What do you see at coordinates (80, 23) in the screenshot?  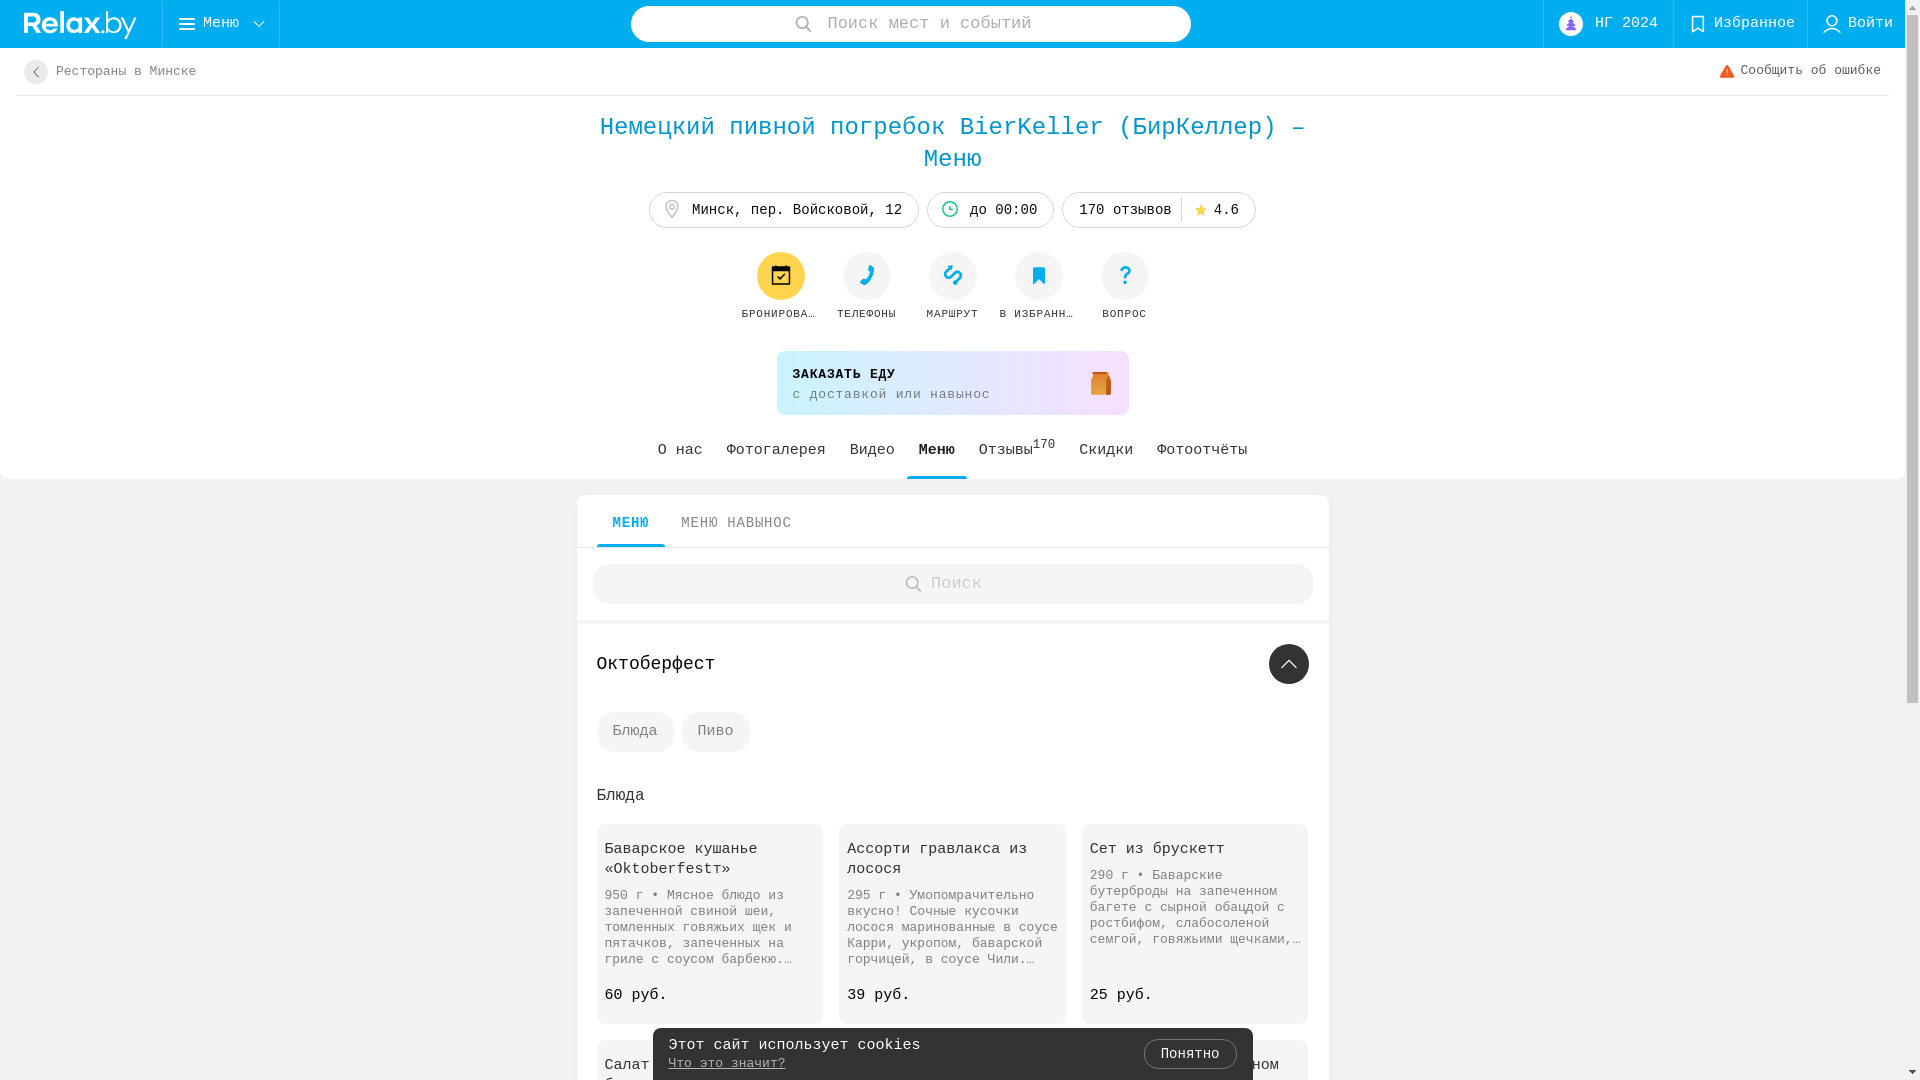 I see `'logo'` at bounding box center [80, 23].